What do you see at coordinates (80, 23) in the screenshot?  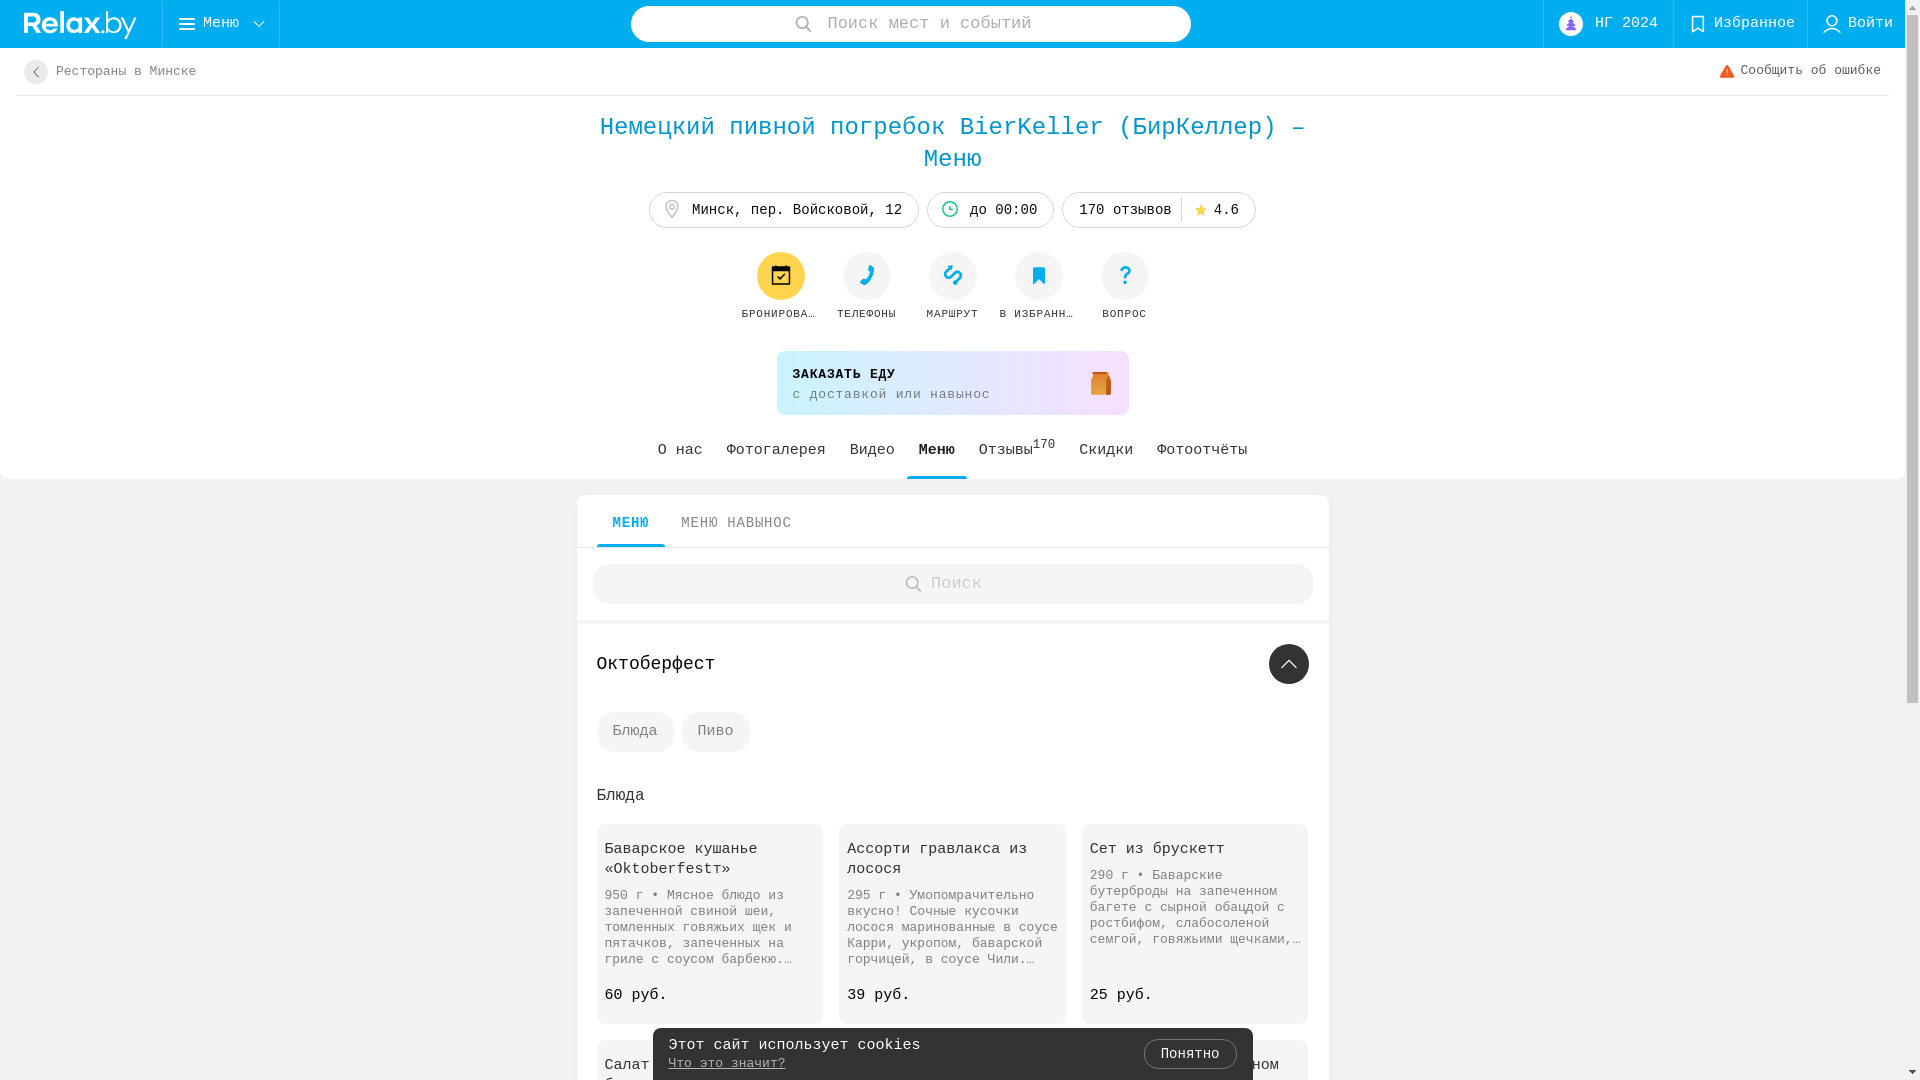 I see `'logo'` at bounding box center [80, 23].